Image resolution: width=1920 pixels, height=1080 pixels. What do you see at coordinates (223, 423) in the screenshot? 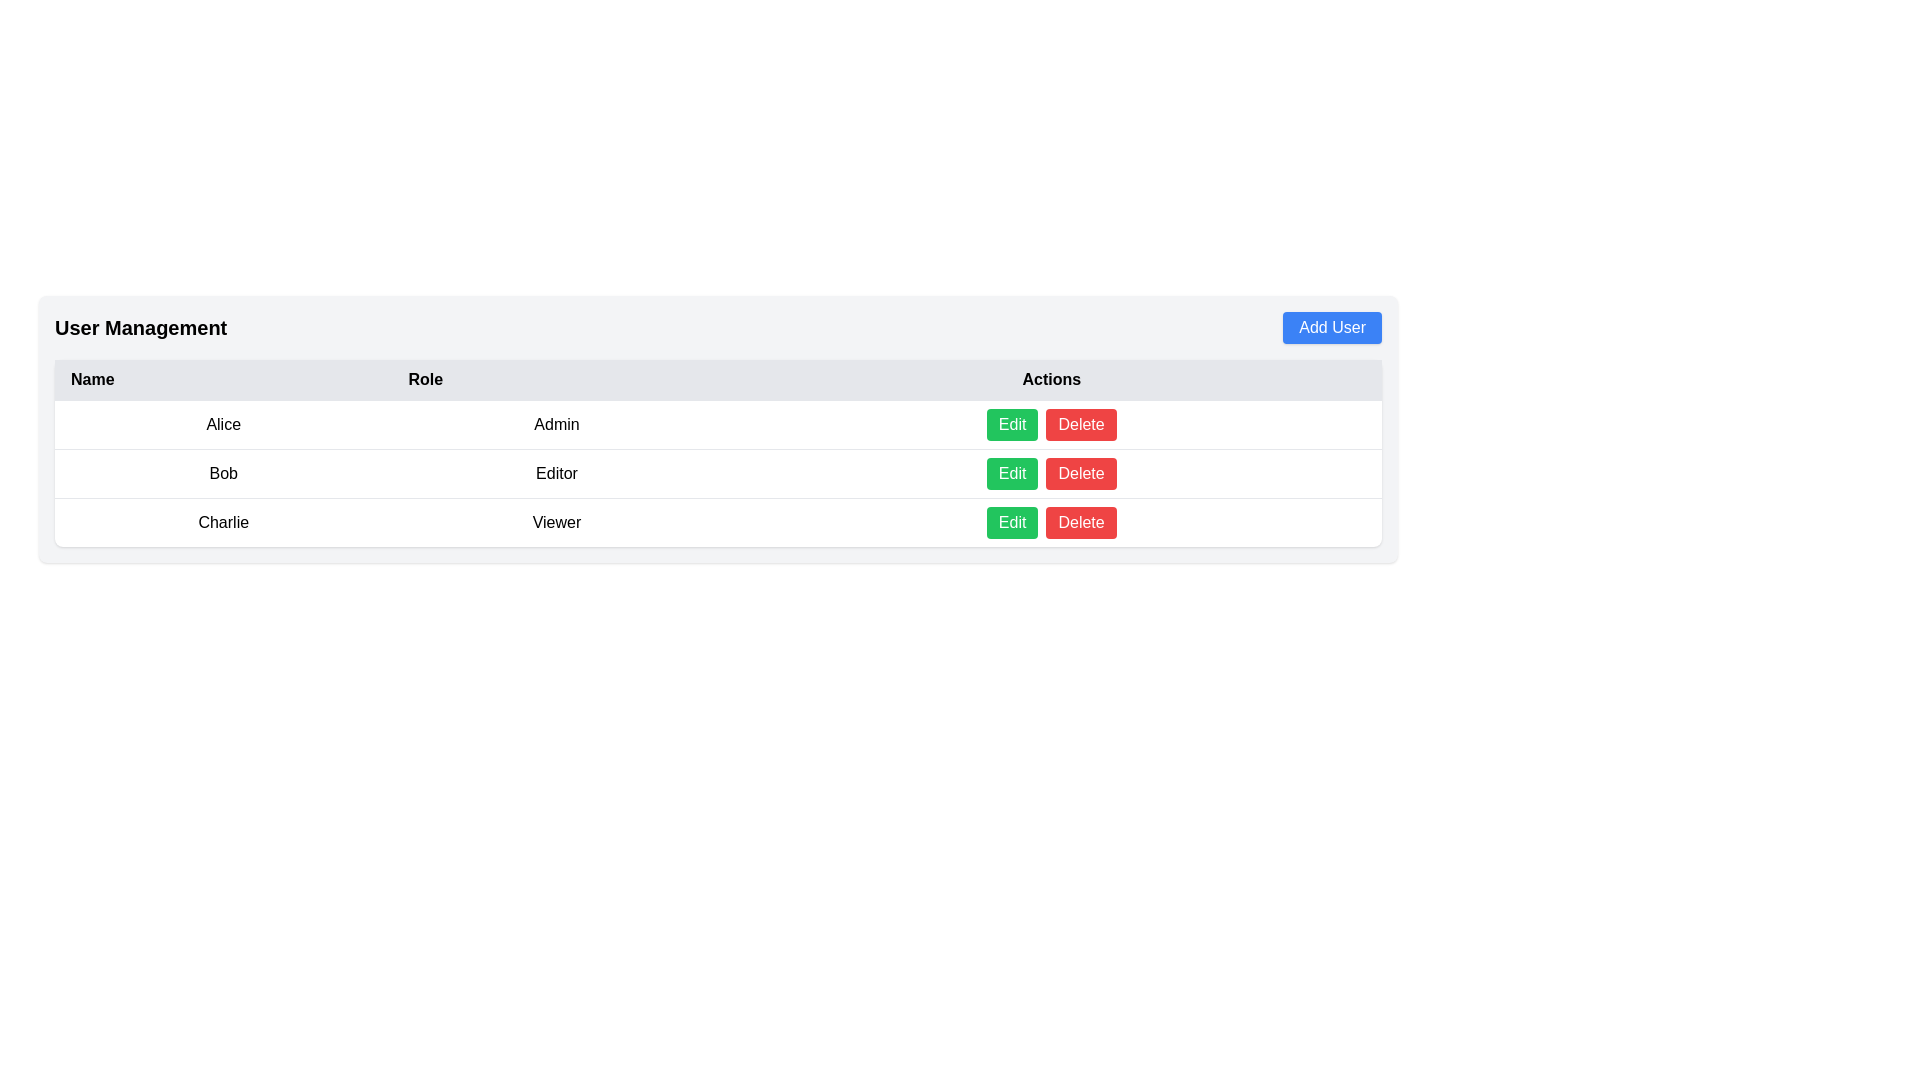
I see `the static text label displaying 'Alice' in the user management table, located in the second row under the 'Name' column` at bounding box center [223, 423].